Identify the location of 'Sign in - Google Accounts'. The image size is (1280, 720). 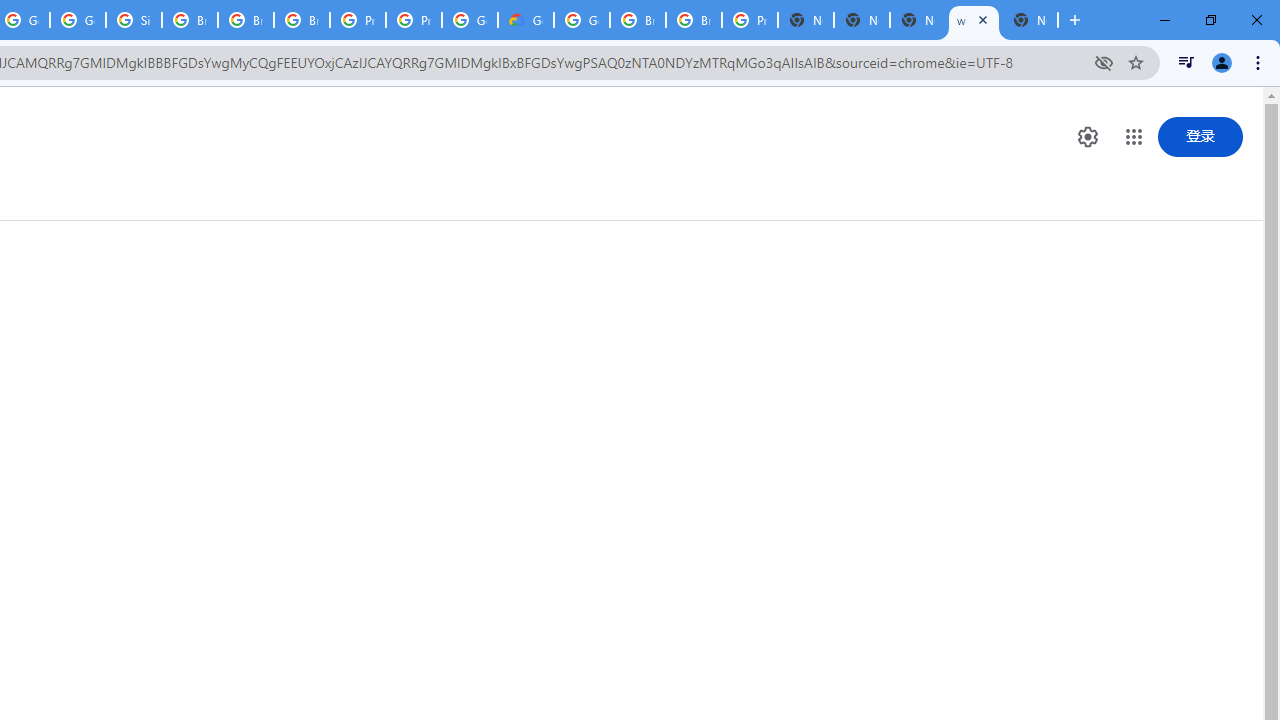
(133, 20).